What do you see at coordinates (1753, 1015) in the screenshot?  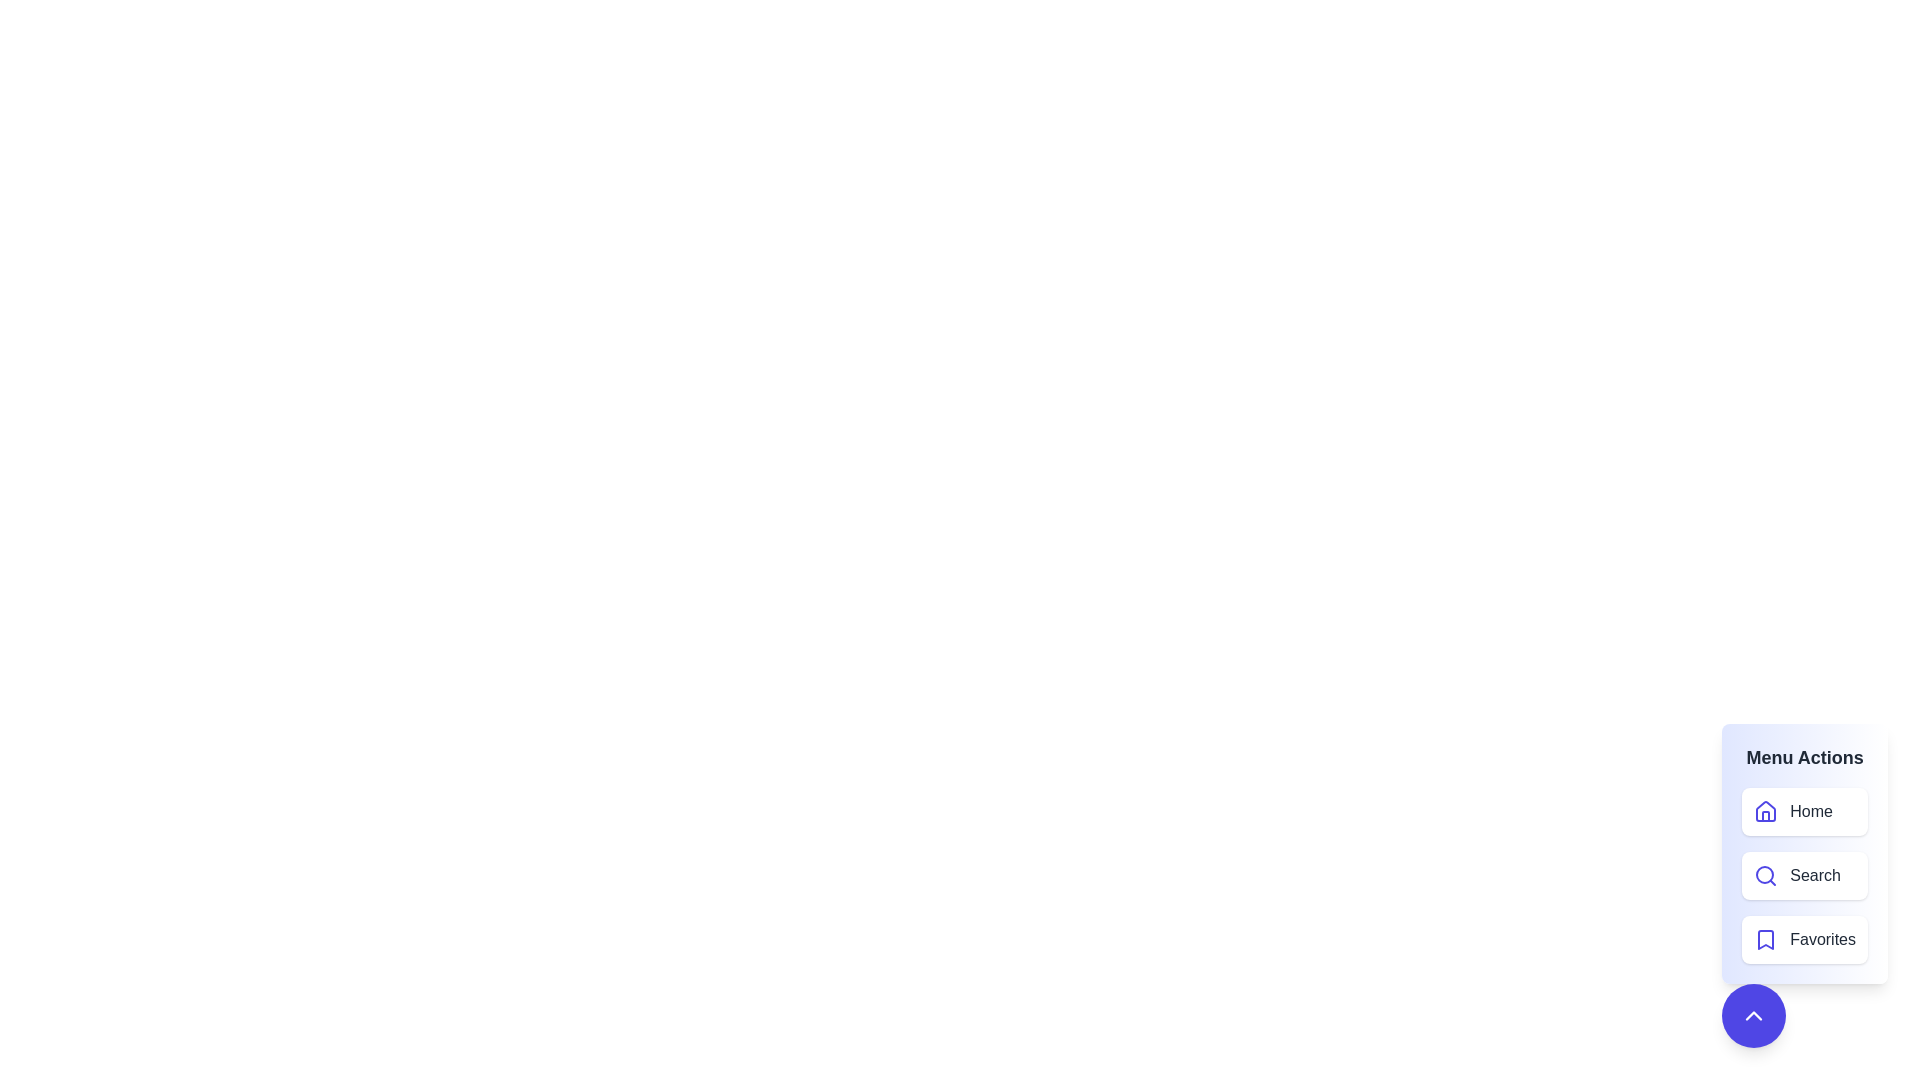 I see `button with the upward chevron icon to collapse the menu` at bounding box center [1753, 1015].